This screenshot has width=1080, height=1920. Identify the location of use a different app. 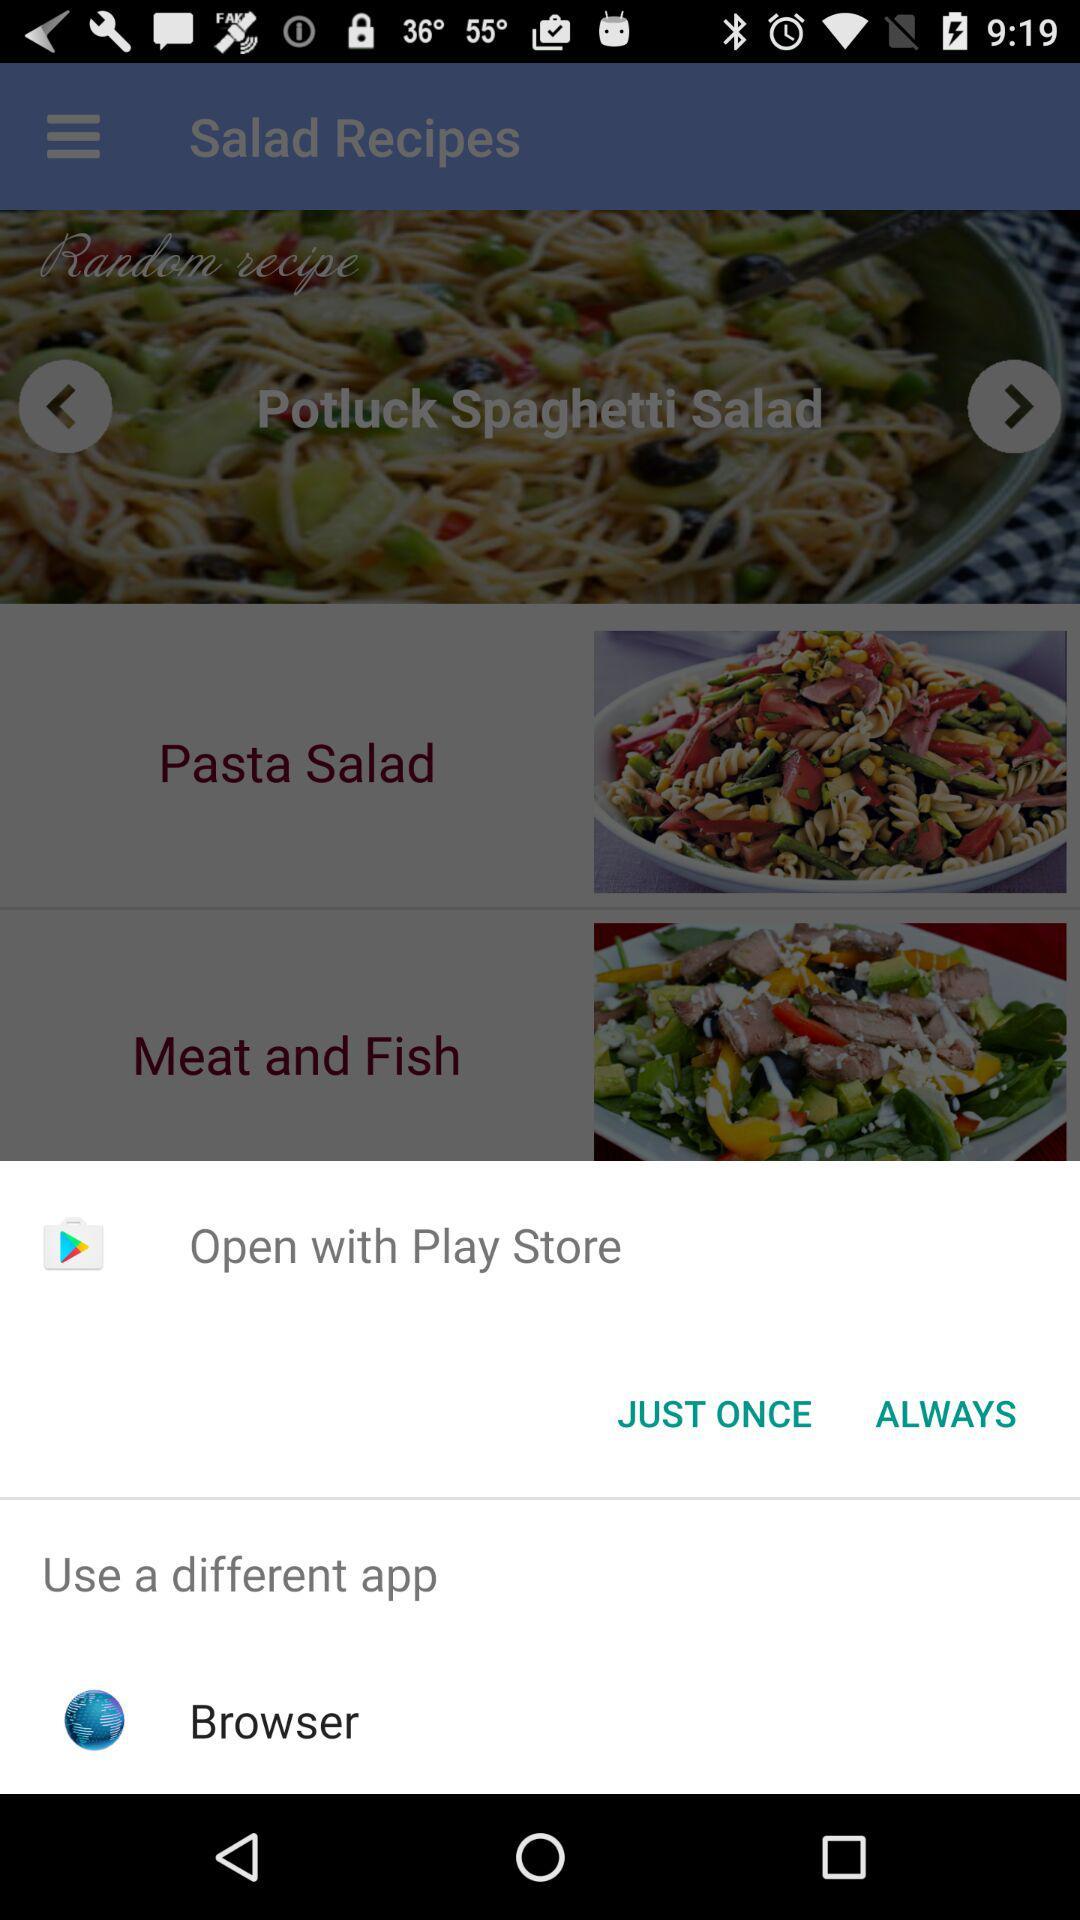
(540, 1572).